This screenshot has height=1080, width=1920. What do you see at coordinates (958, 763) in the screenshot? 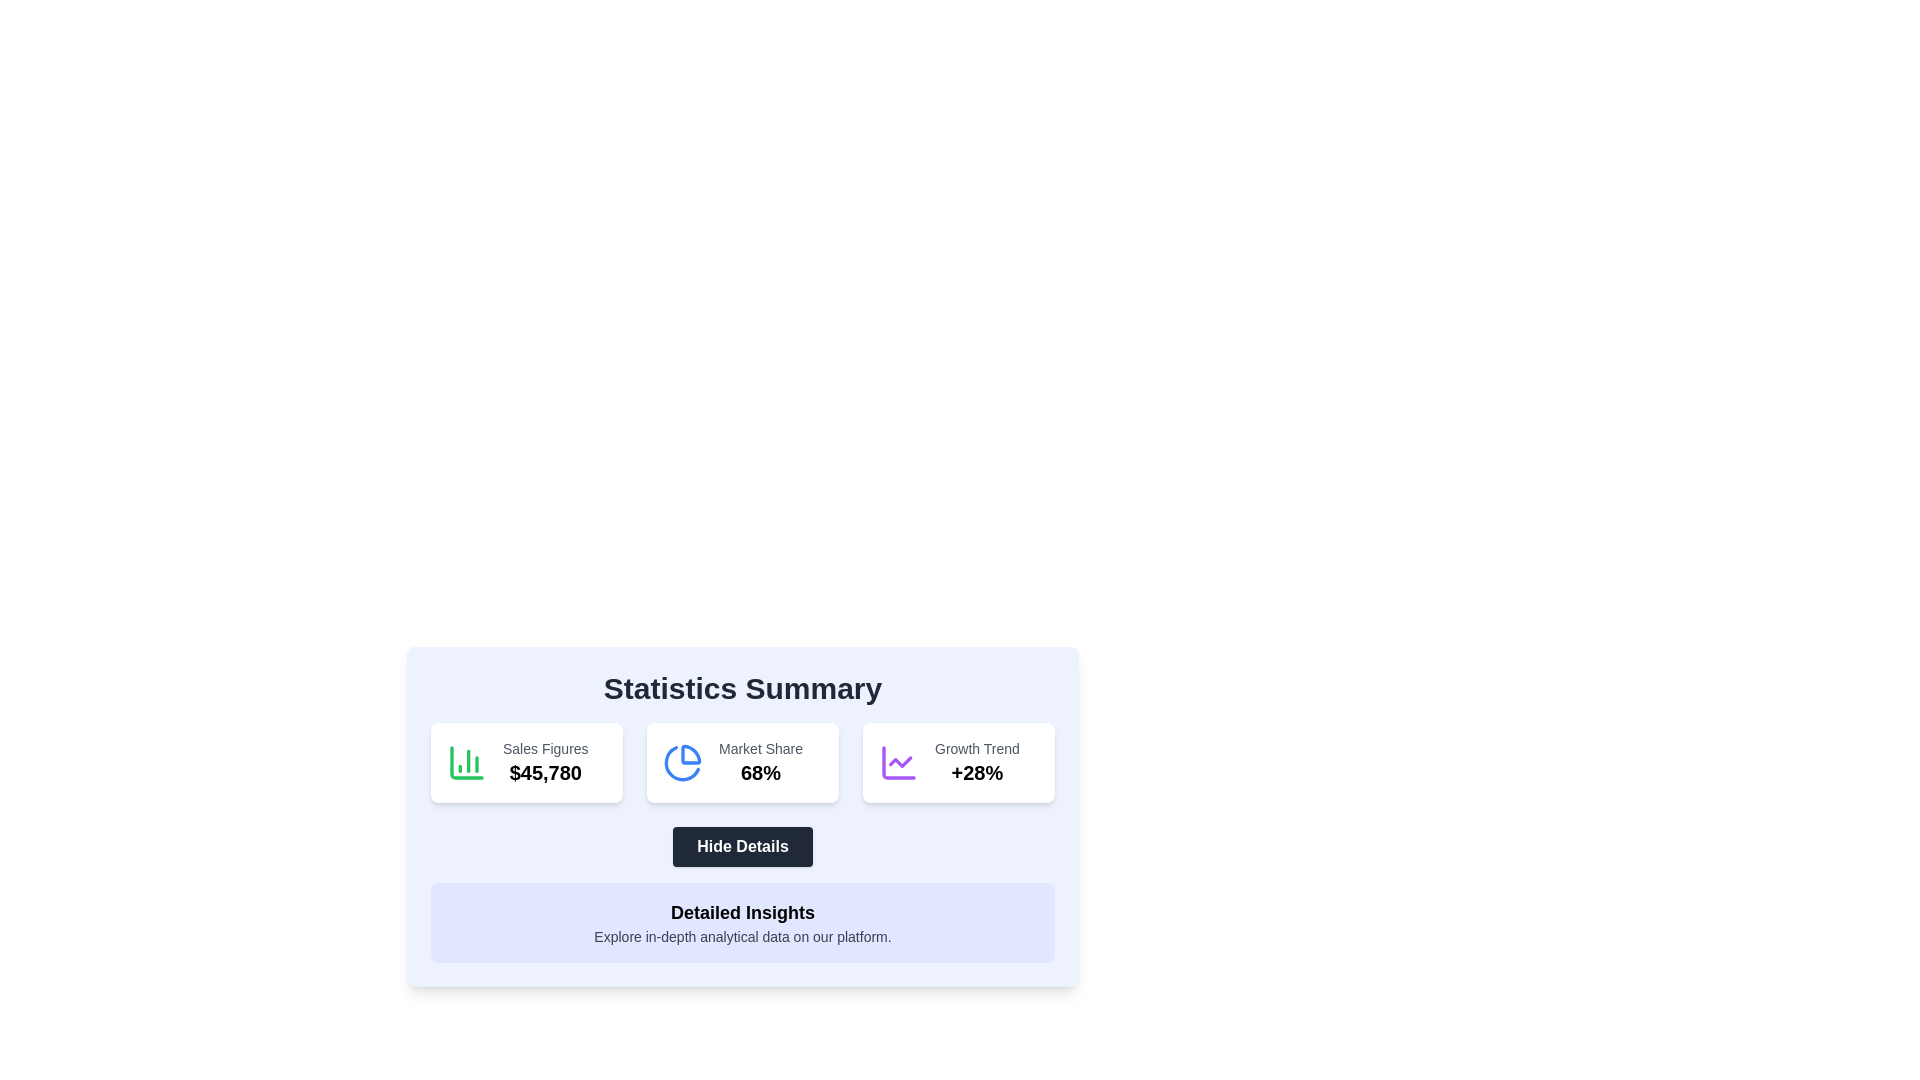
I see `displayed information from the third card in the statistics section, which shows a purple line chart icon and text indicating 'Growth Trend' and '+28%'` at bounding box center [958, 763].